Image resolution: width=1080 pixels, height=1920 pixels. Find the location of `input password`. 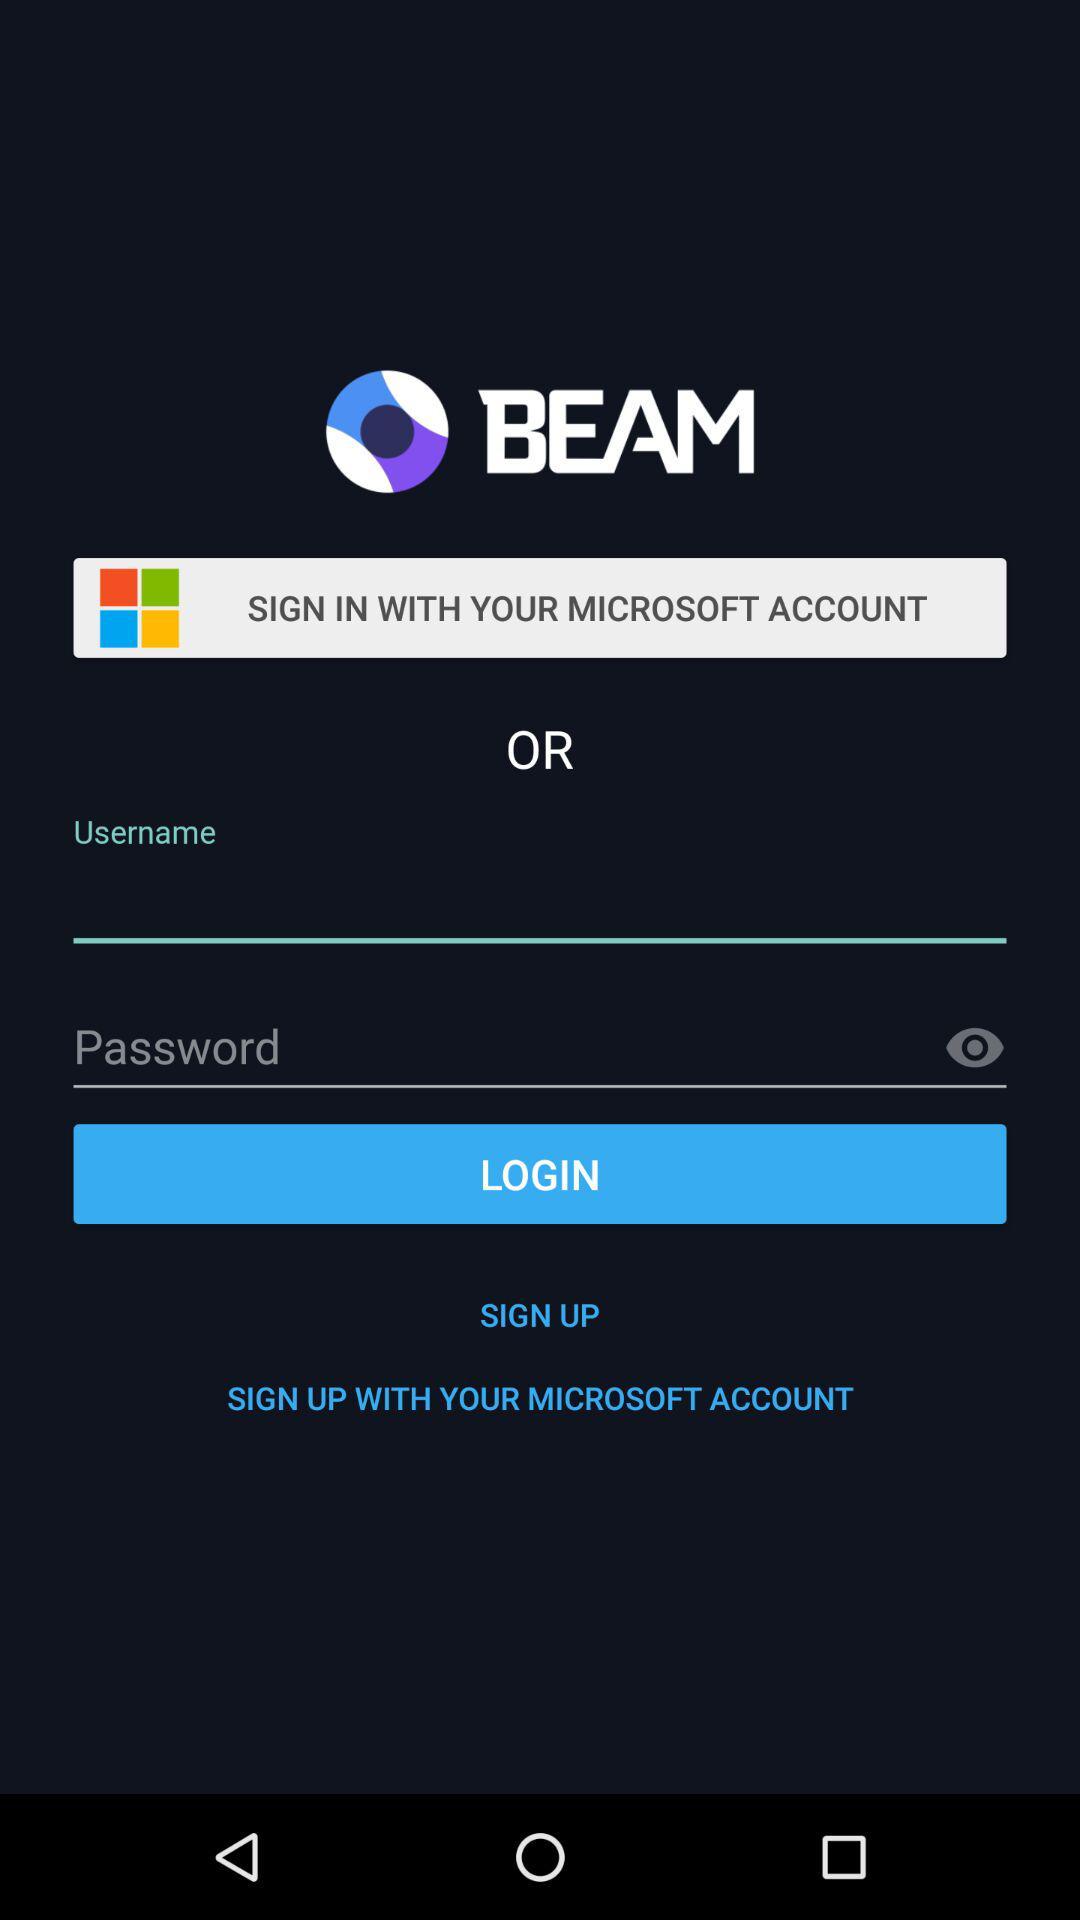

input password is located at coordinates (540, 1048).